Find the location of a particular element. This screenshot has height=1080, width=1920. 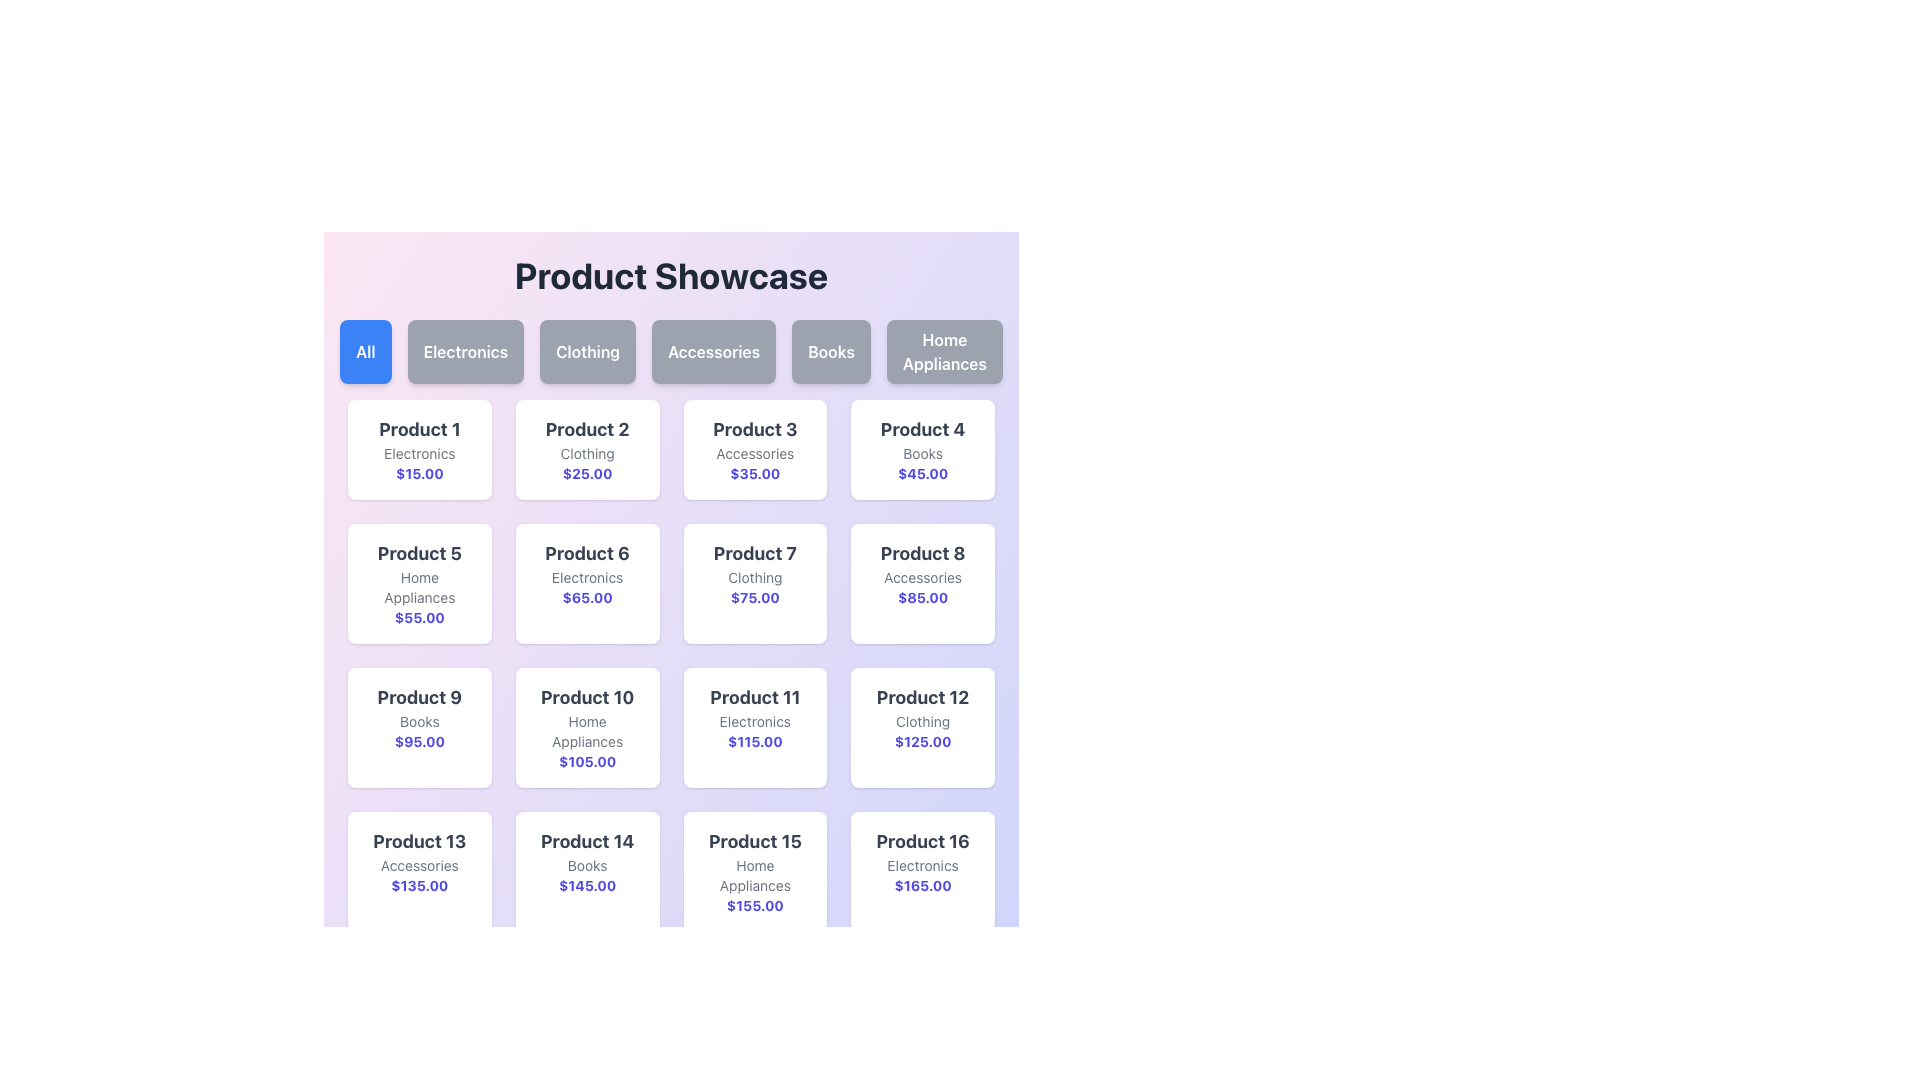

price displayed in bold purple text '$105.00' located below 'Home Appliances' for 'Product 10' is located at coordinates (586, 762).